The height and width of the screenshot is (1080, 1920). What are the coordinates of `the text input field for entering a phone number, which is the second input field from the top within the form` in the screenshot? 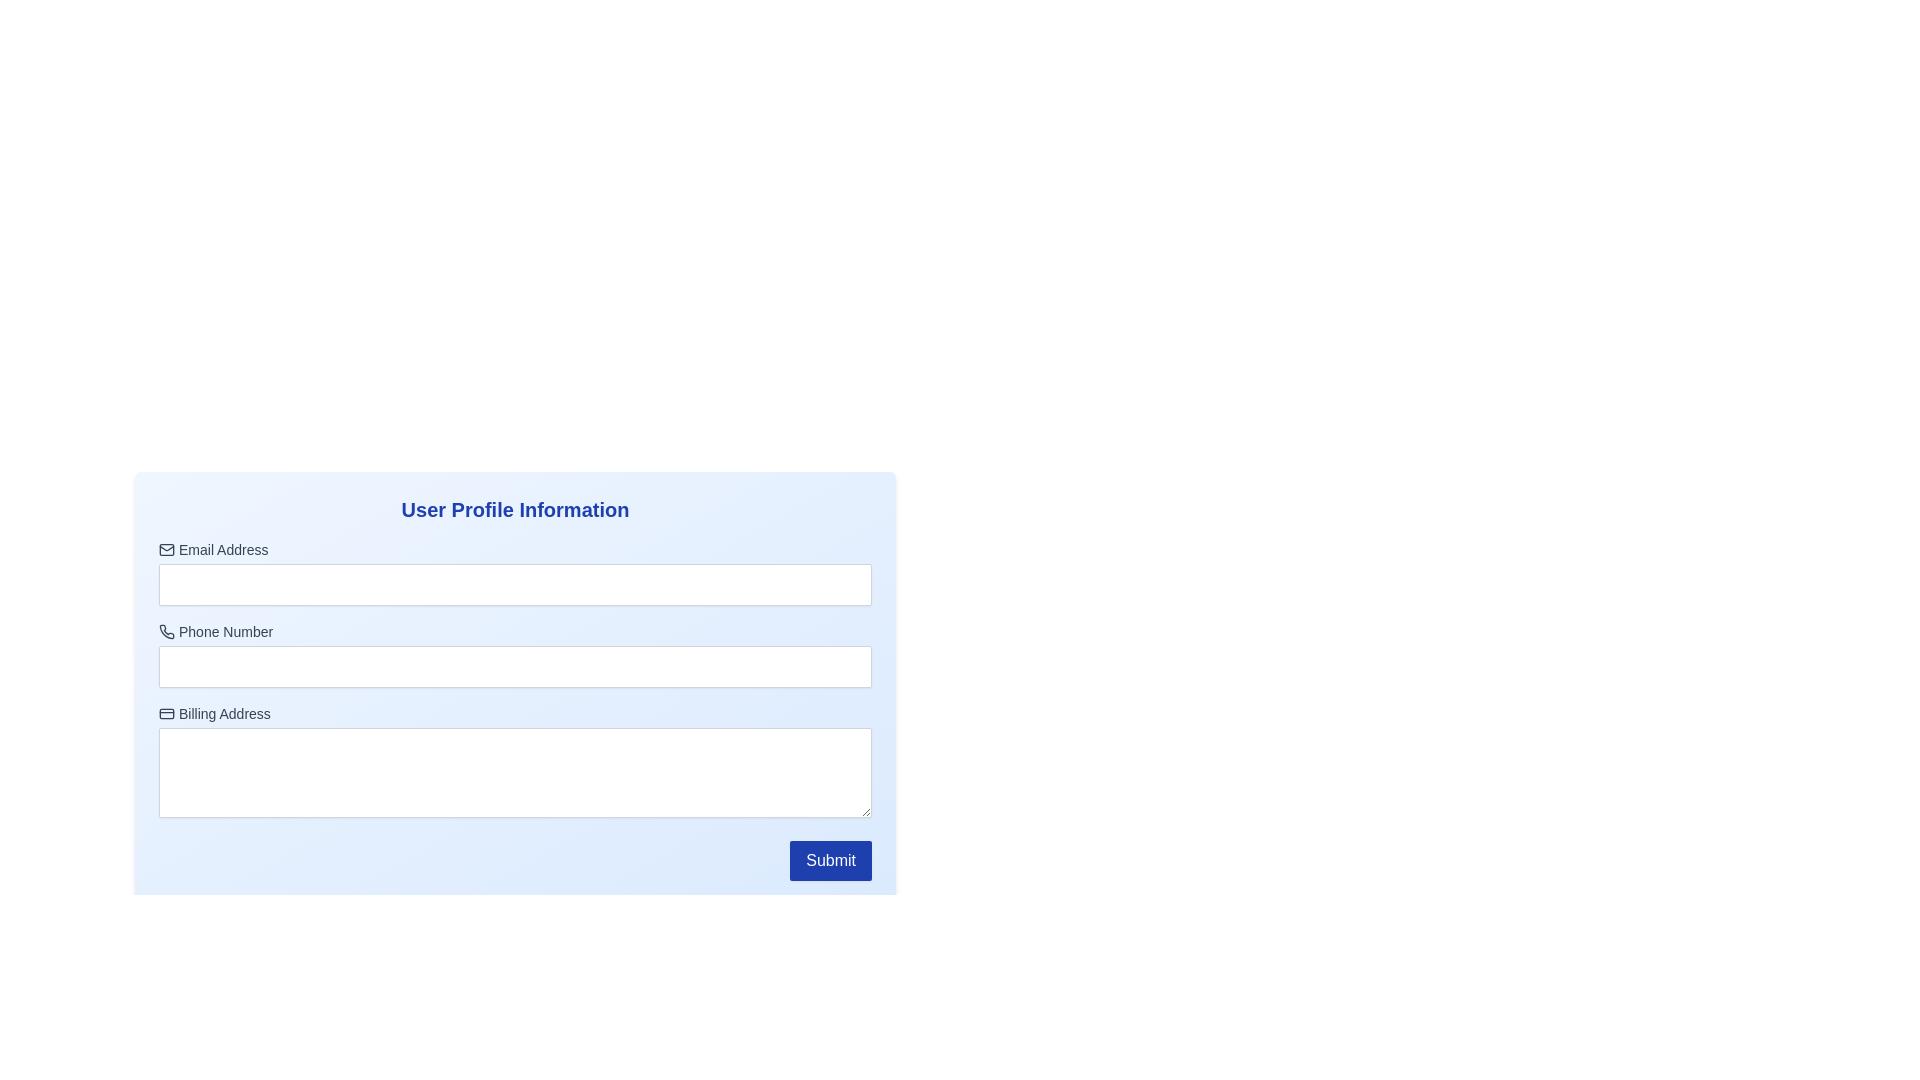 It's located at (515, 671).